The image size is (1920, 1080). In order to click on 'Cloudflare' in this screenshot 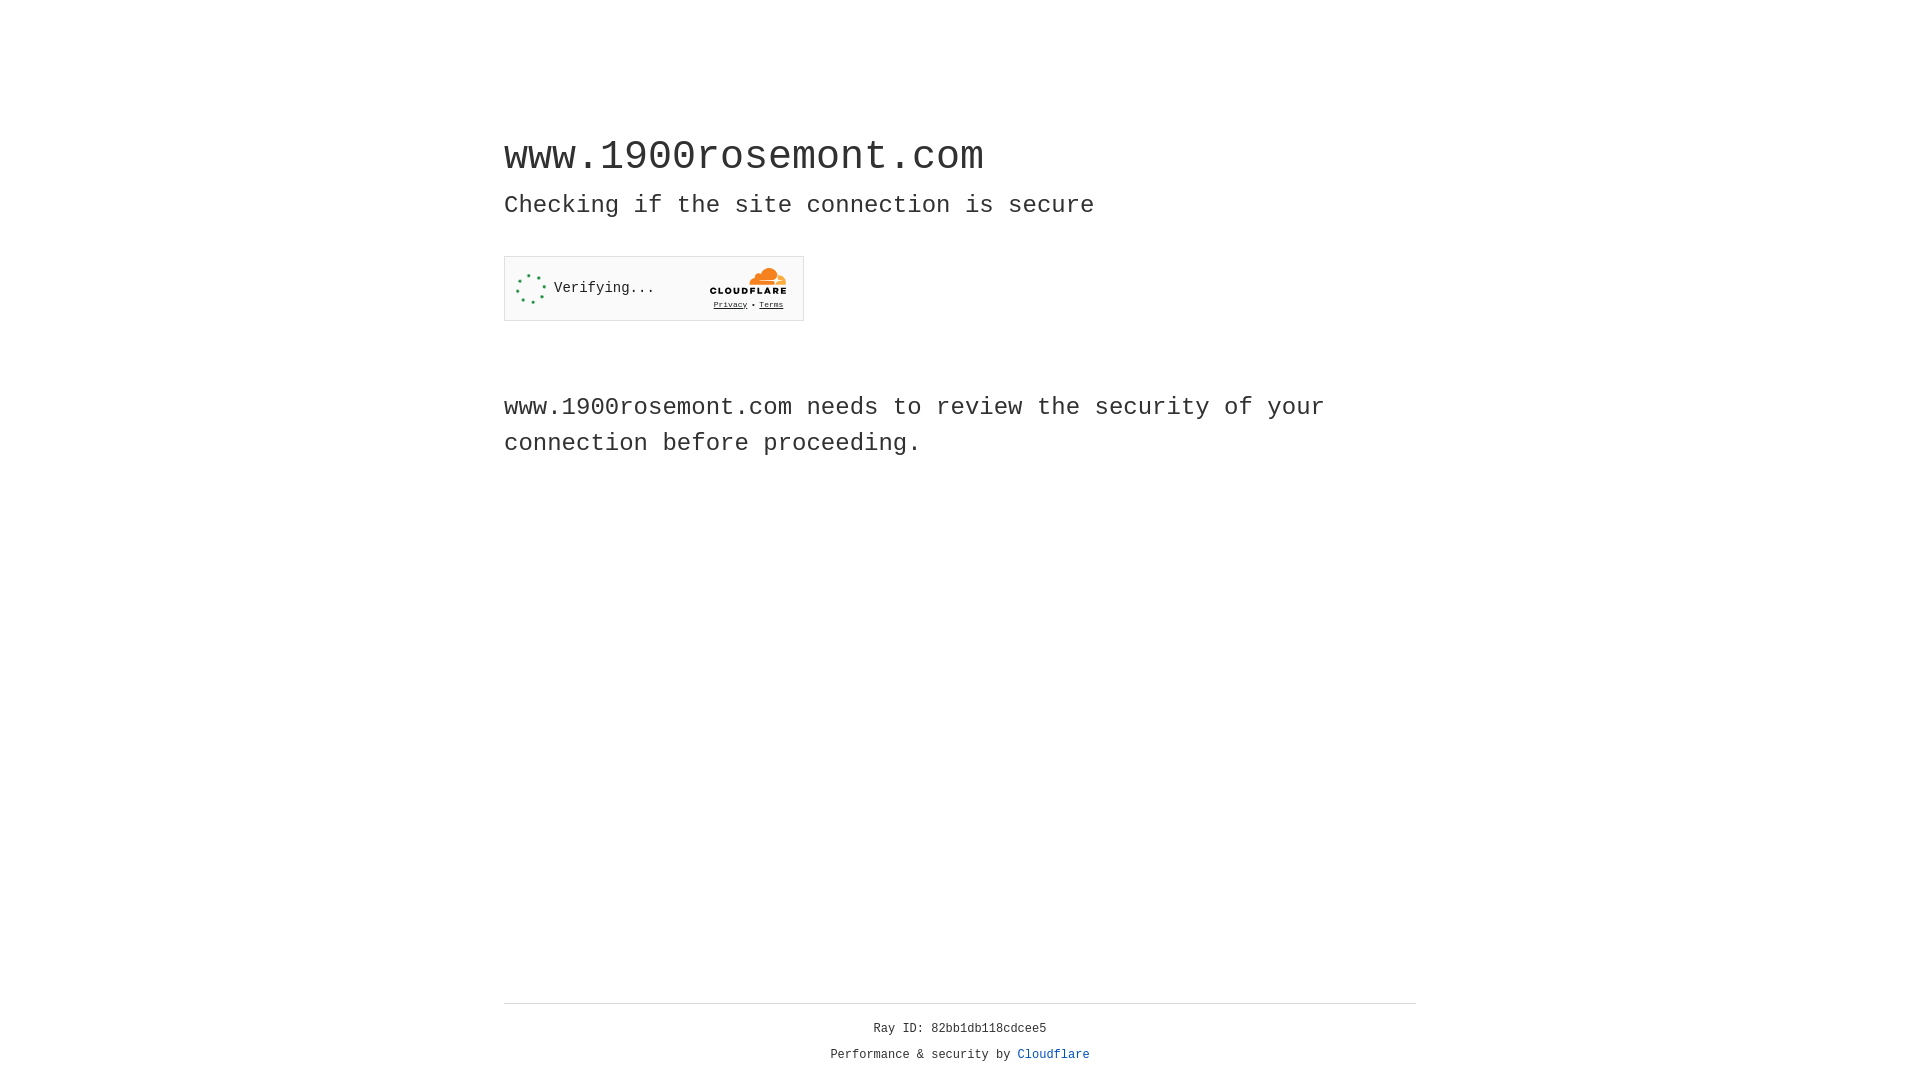, I will do `click(1053, 1054)`.